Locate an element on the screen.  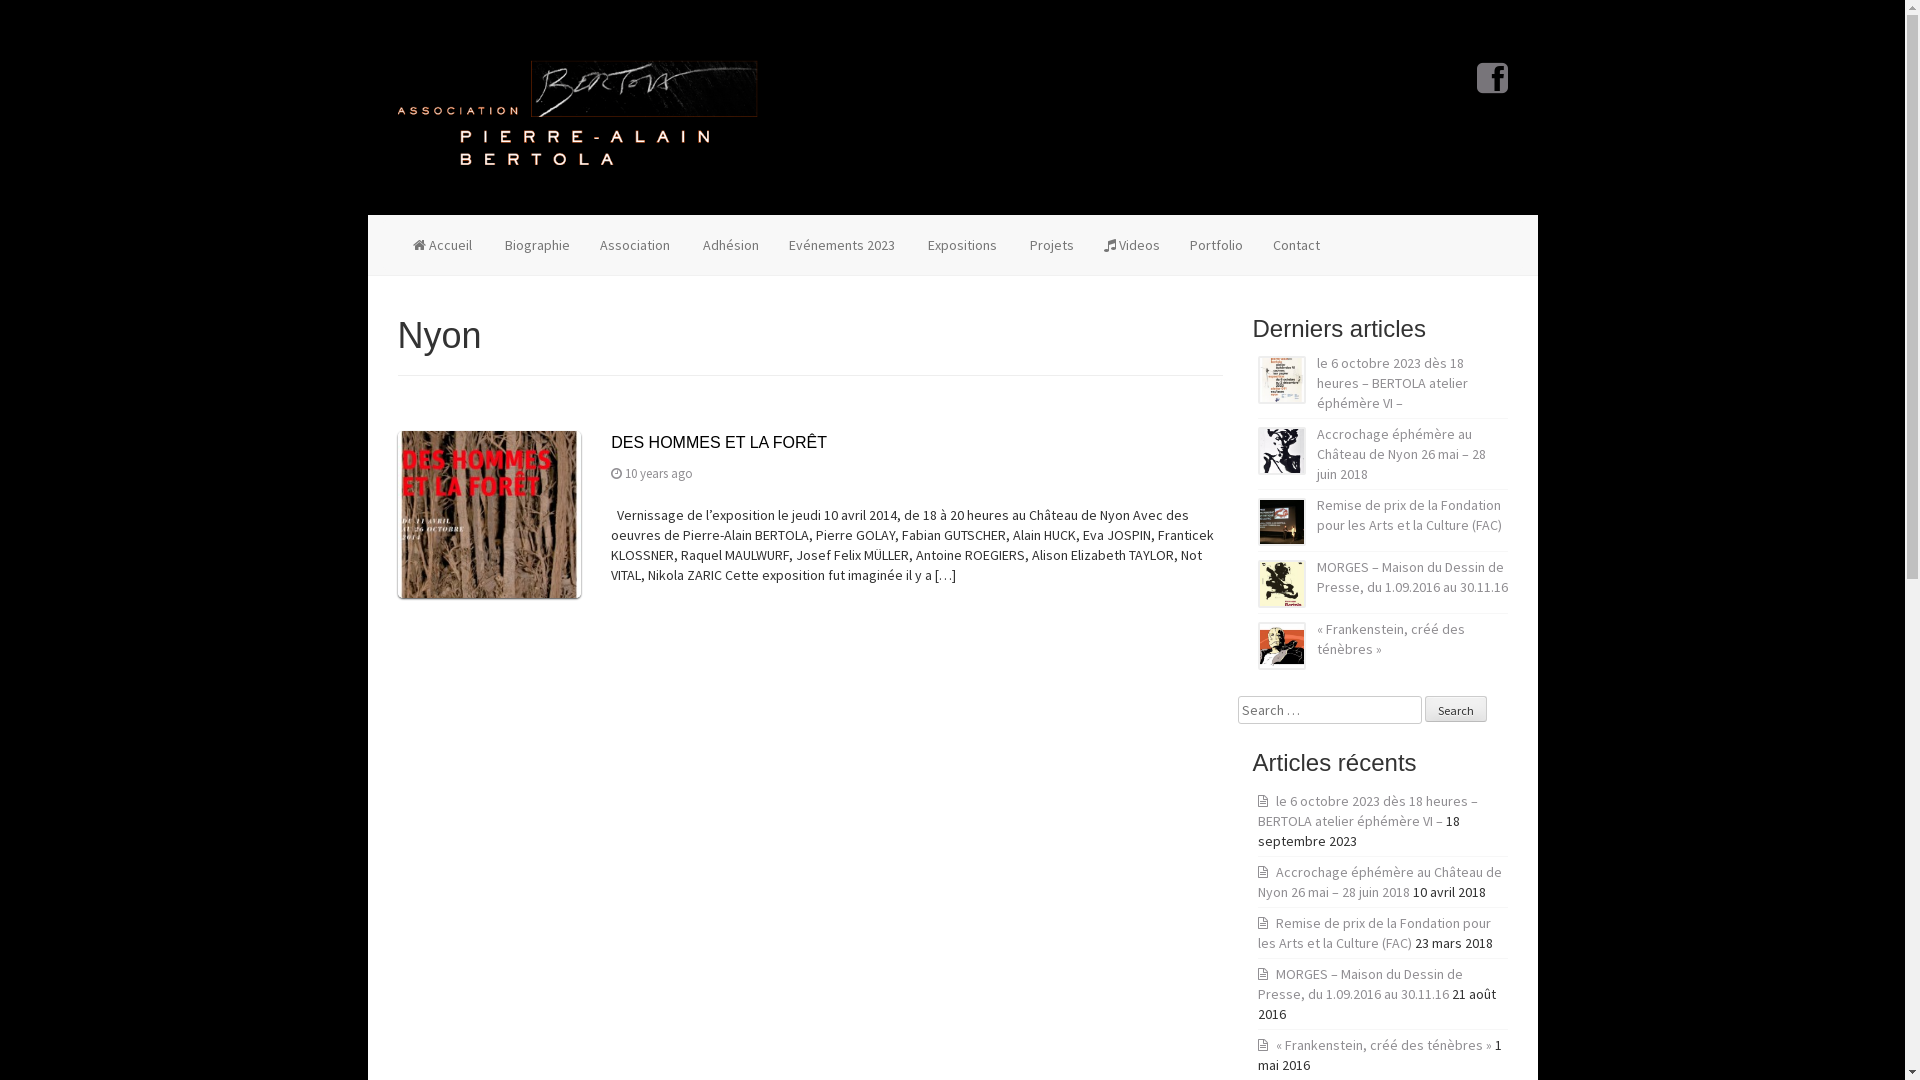
'Contact' is located at coordinates (1296, 244).